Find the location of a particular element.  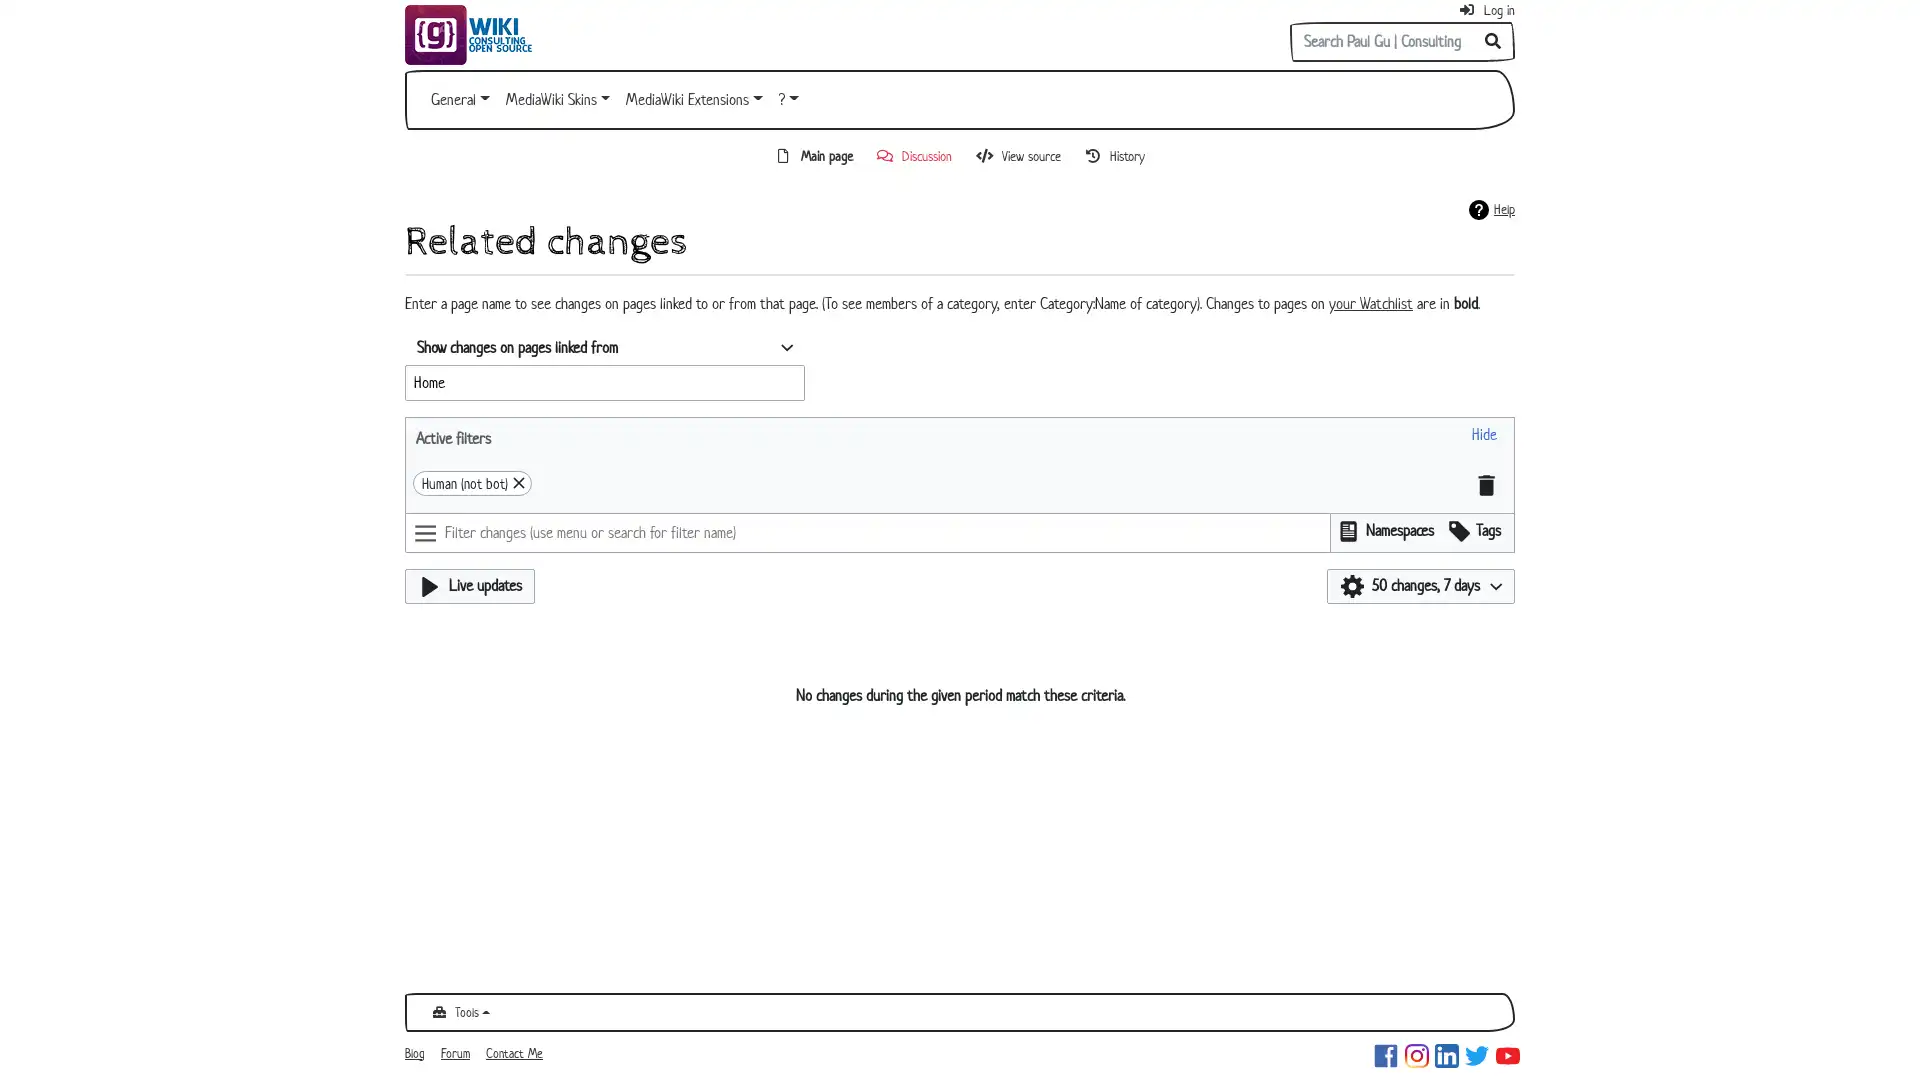

Clear all filters is located at coordinates (1486, 485).